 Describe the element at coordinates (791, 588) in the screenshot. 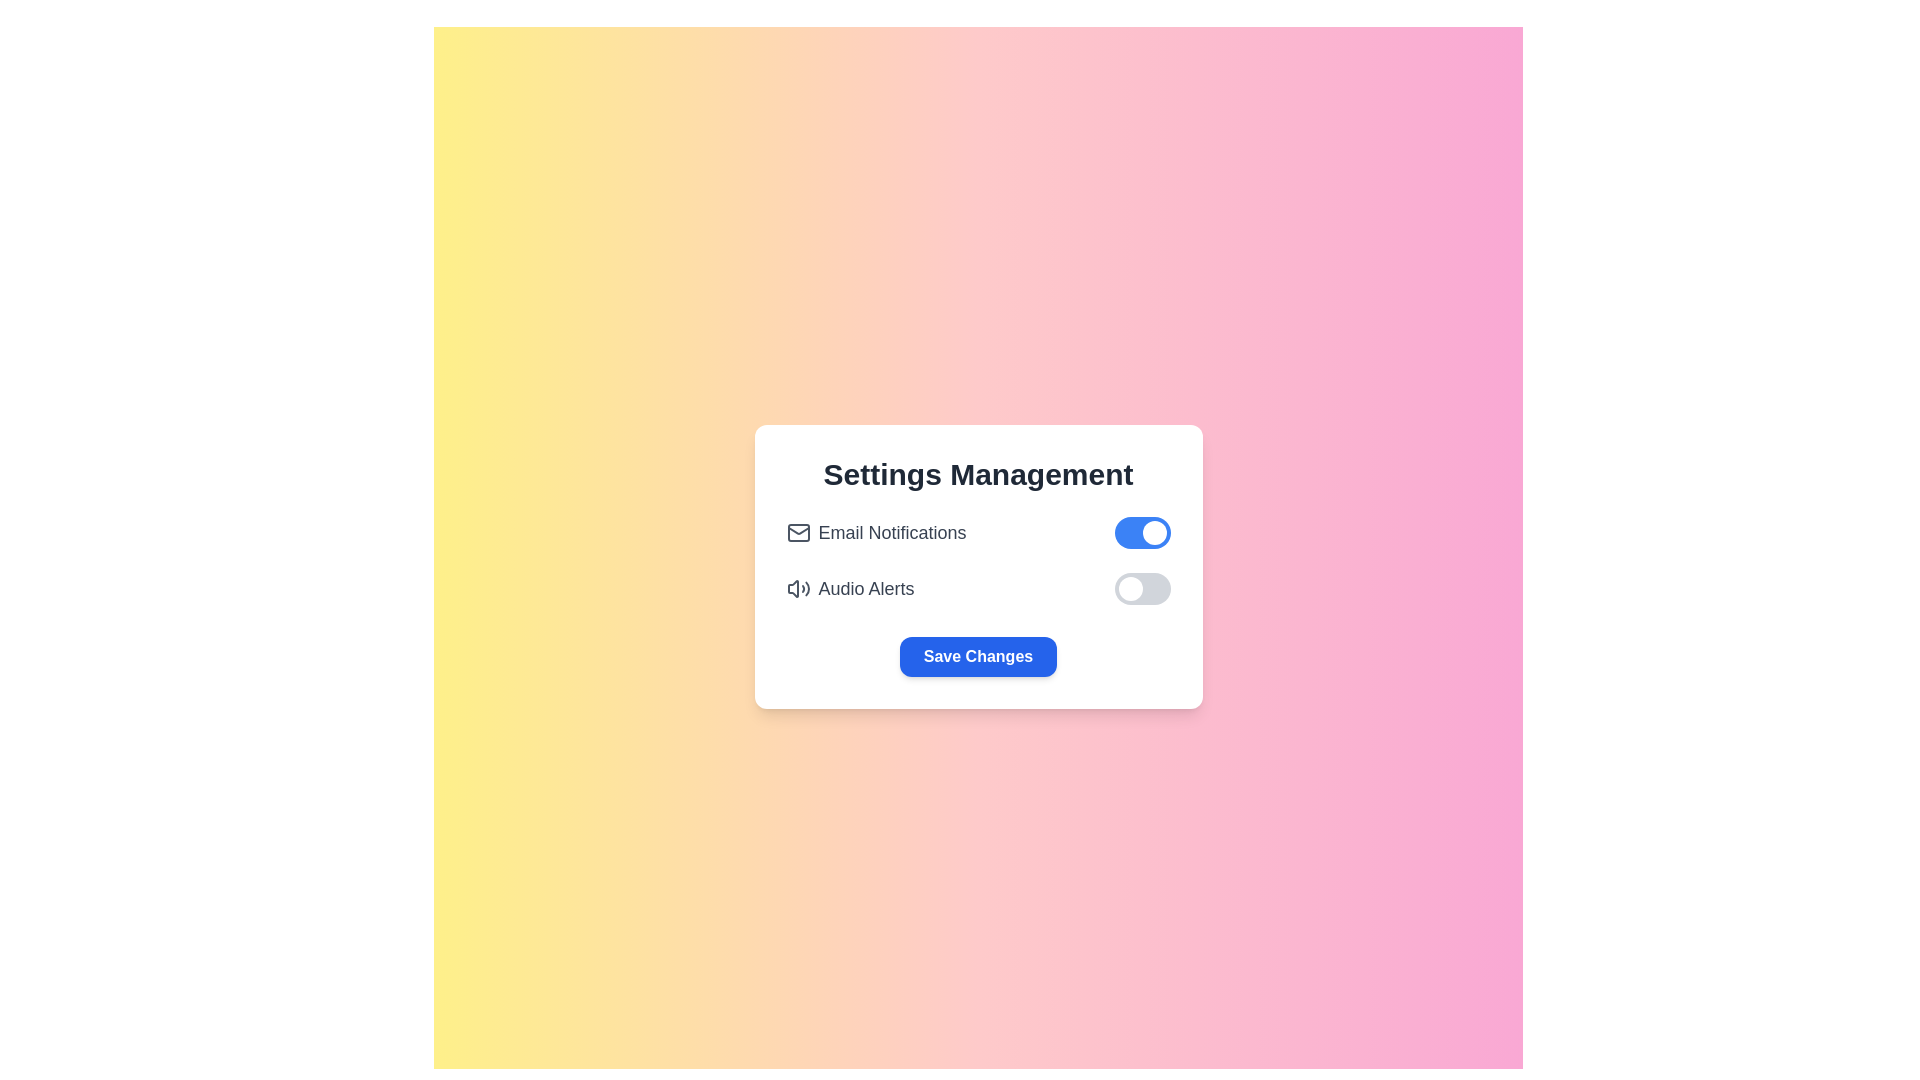

I see `the leftmost portion of the speaker icon representing the 'Audio Alerts' sound settings in the settings menu` at that location.